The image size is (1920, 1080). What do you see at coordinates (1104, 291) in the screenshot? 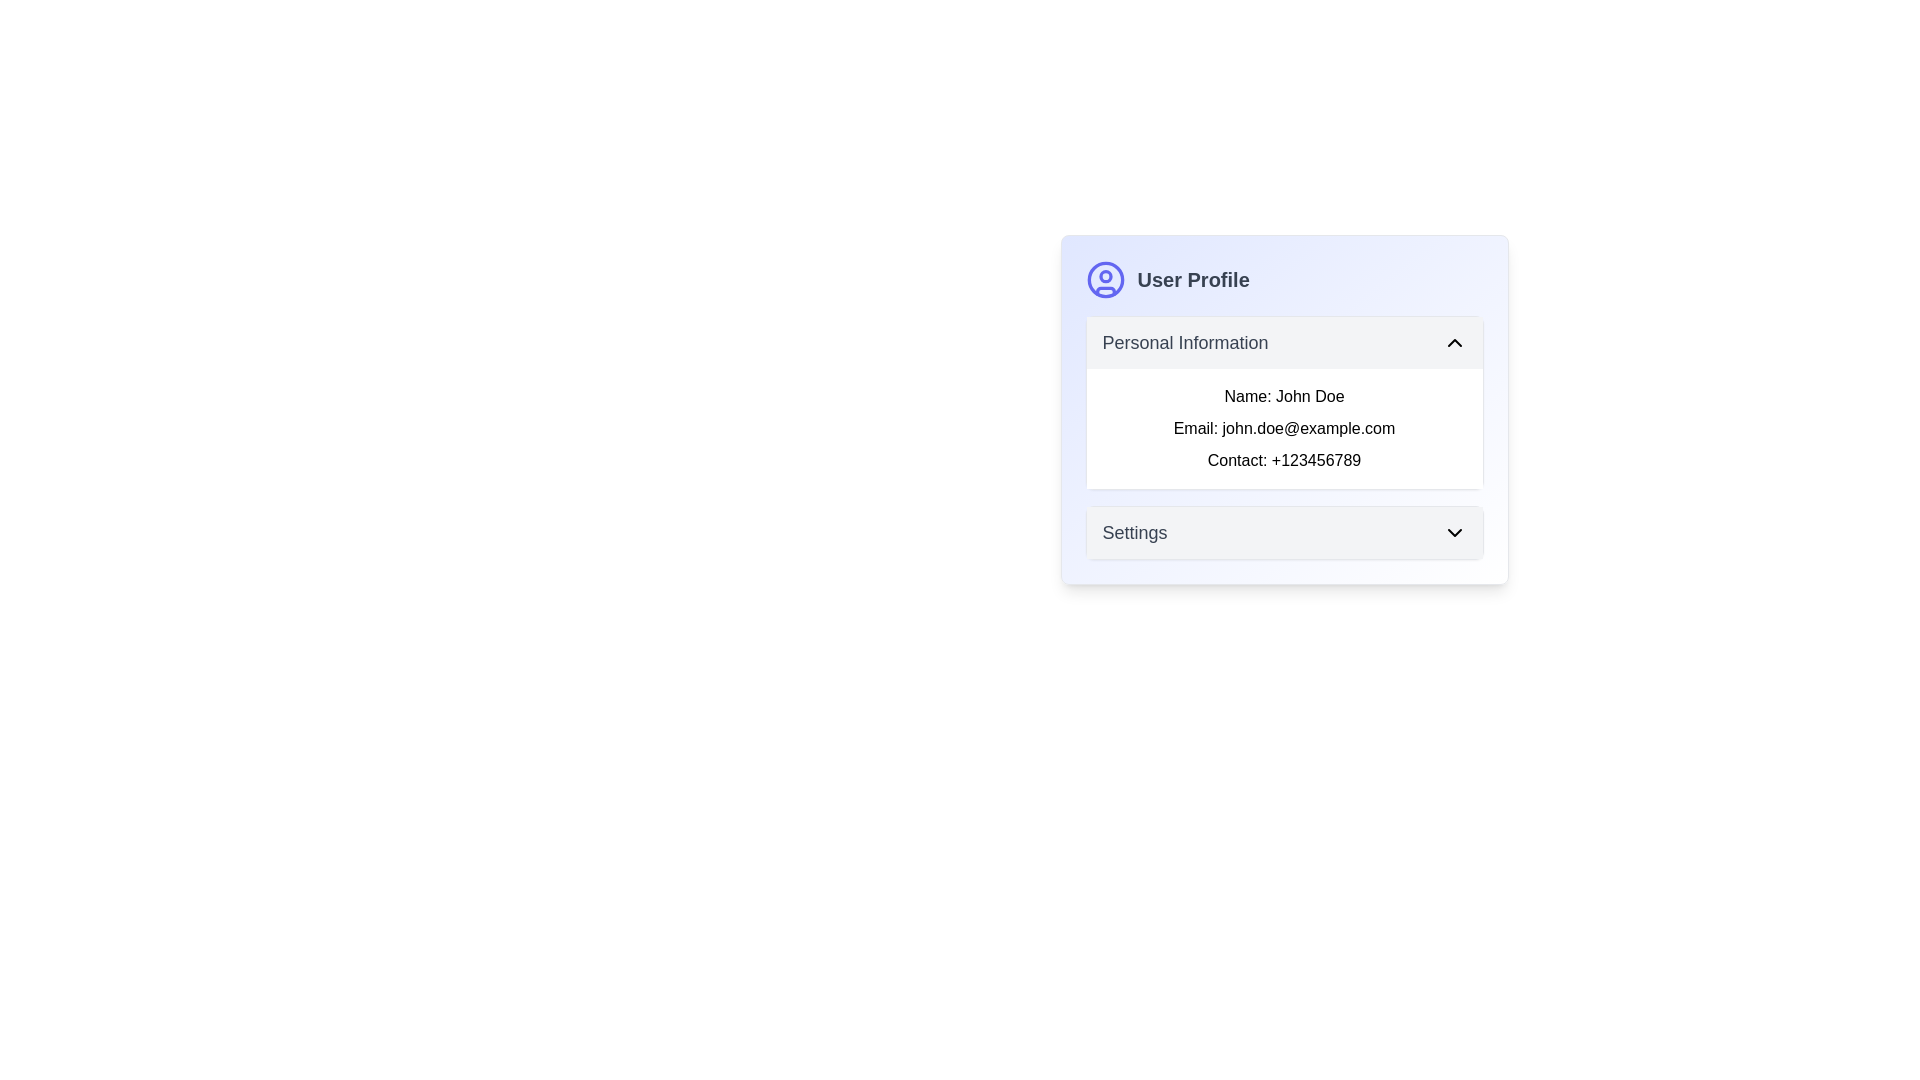
I see `the neckline or base design of the user profile icon located at the top-left corner of the 'User Profile' card` at bounding box center [1104, 291].